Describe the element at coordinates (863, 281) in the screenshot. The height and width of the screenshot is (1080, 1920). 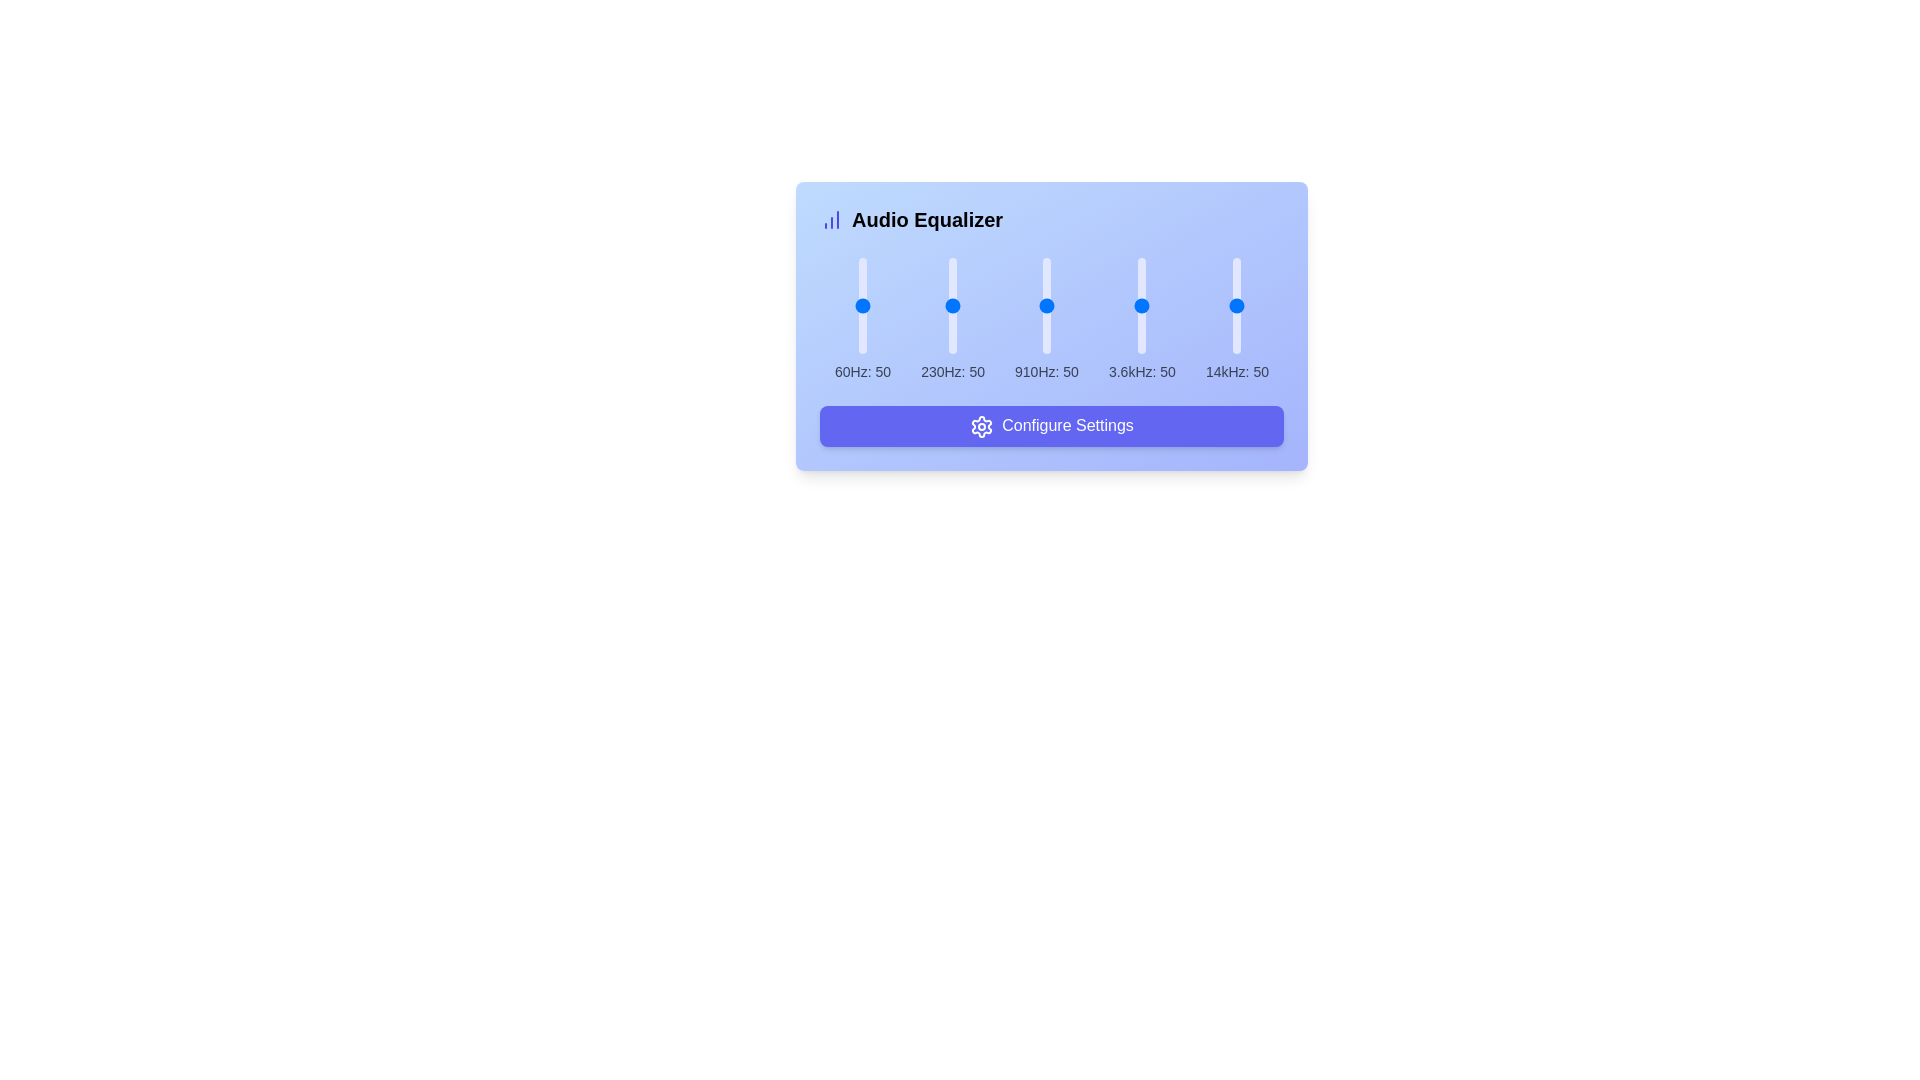
I see `the 60Hz frequency slider` at that location.